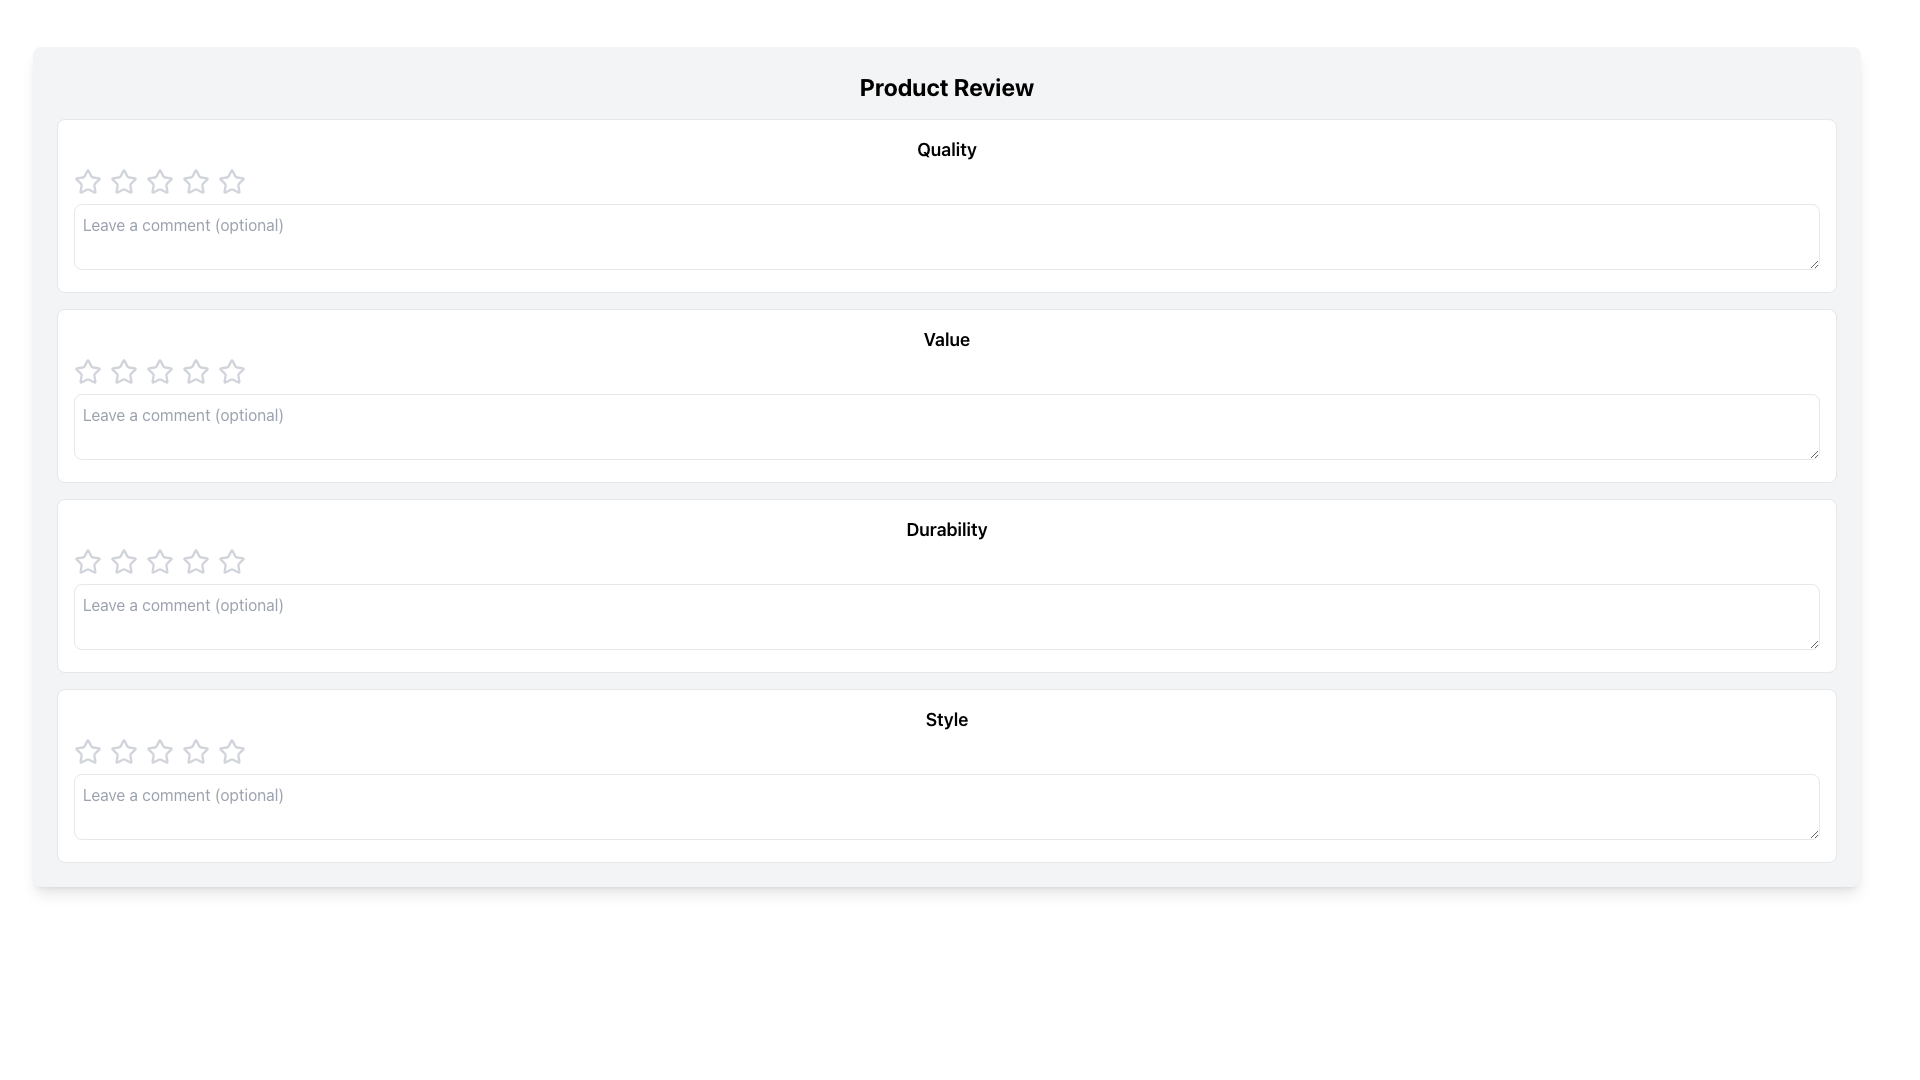 This screenshot has height=1080, width=1920. Describe the element at coordinates (945, 371) in the screenshot. I see `the 'Value' rating component which consists of star icons in the middle of the review panel` at that location.